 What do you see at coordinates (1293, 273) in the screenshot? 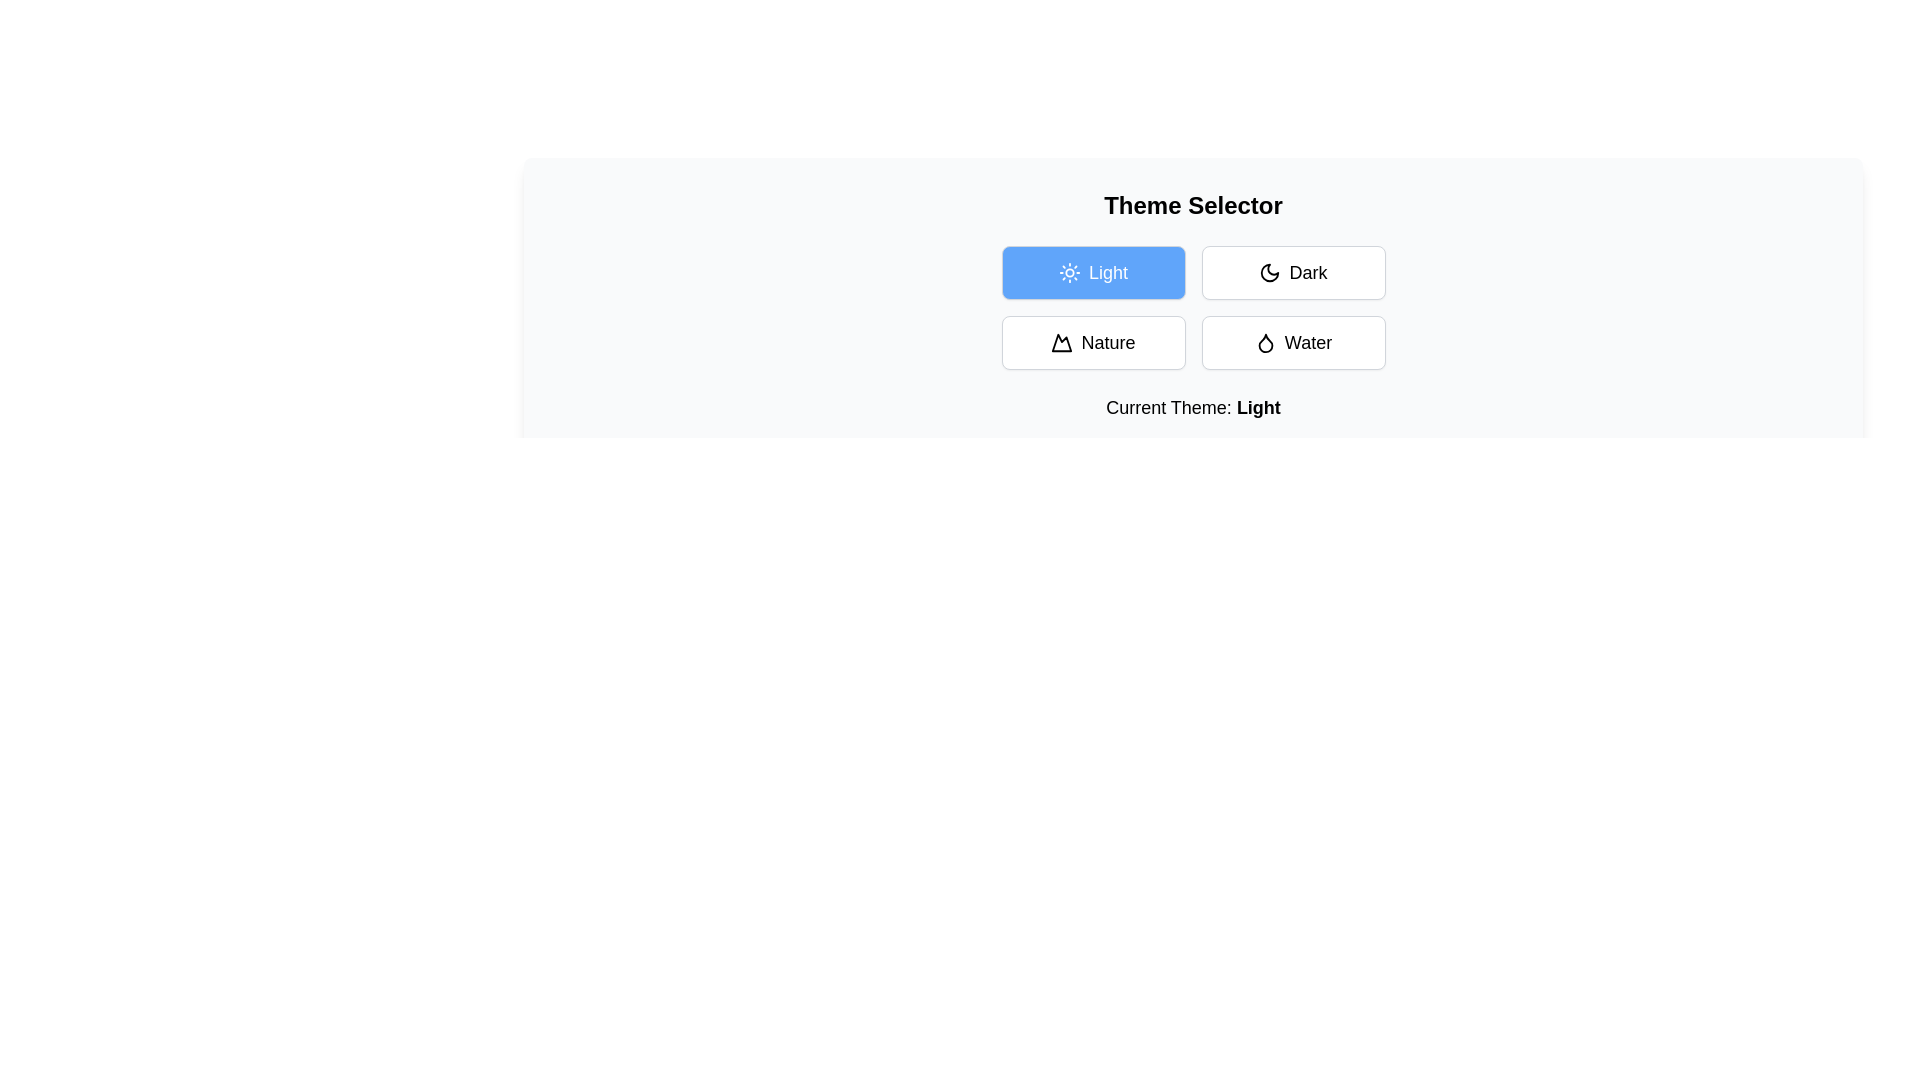
I see `the 'Dark' theme button located at the top-right of the layout to observe any hover effects` at bounding box center [1293, 273].